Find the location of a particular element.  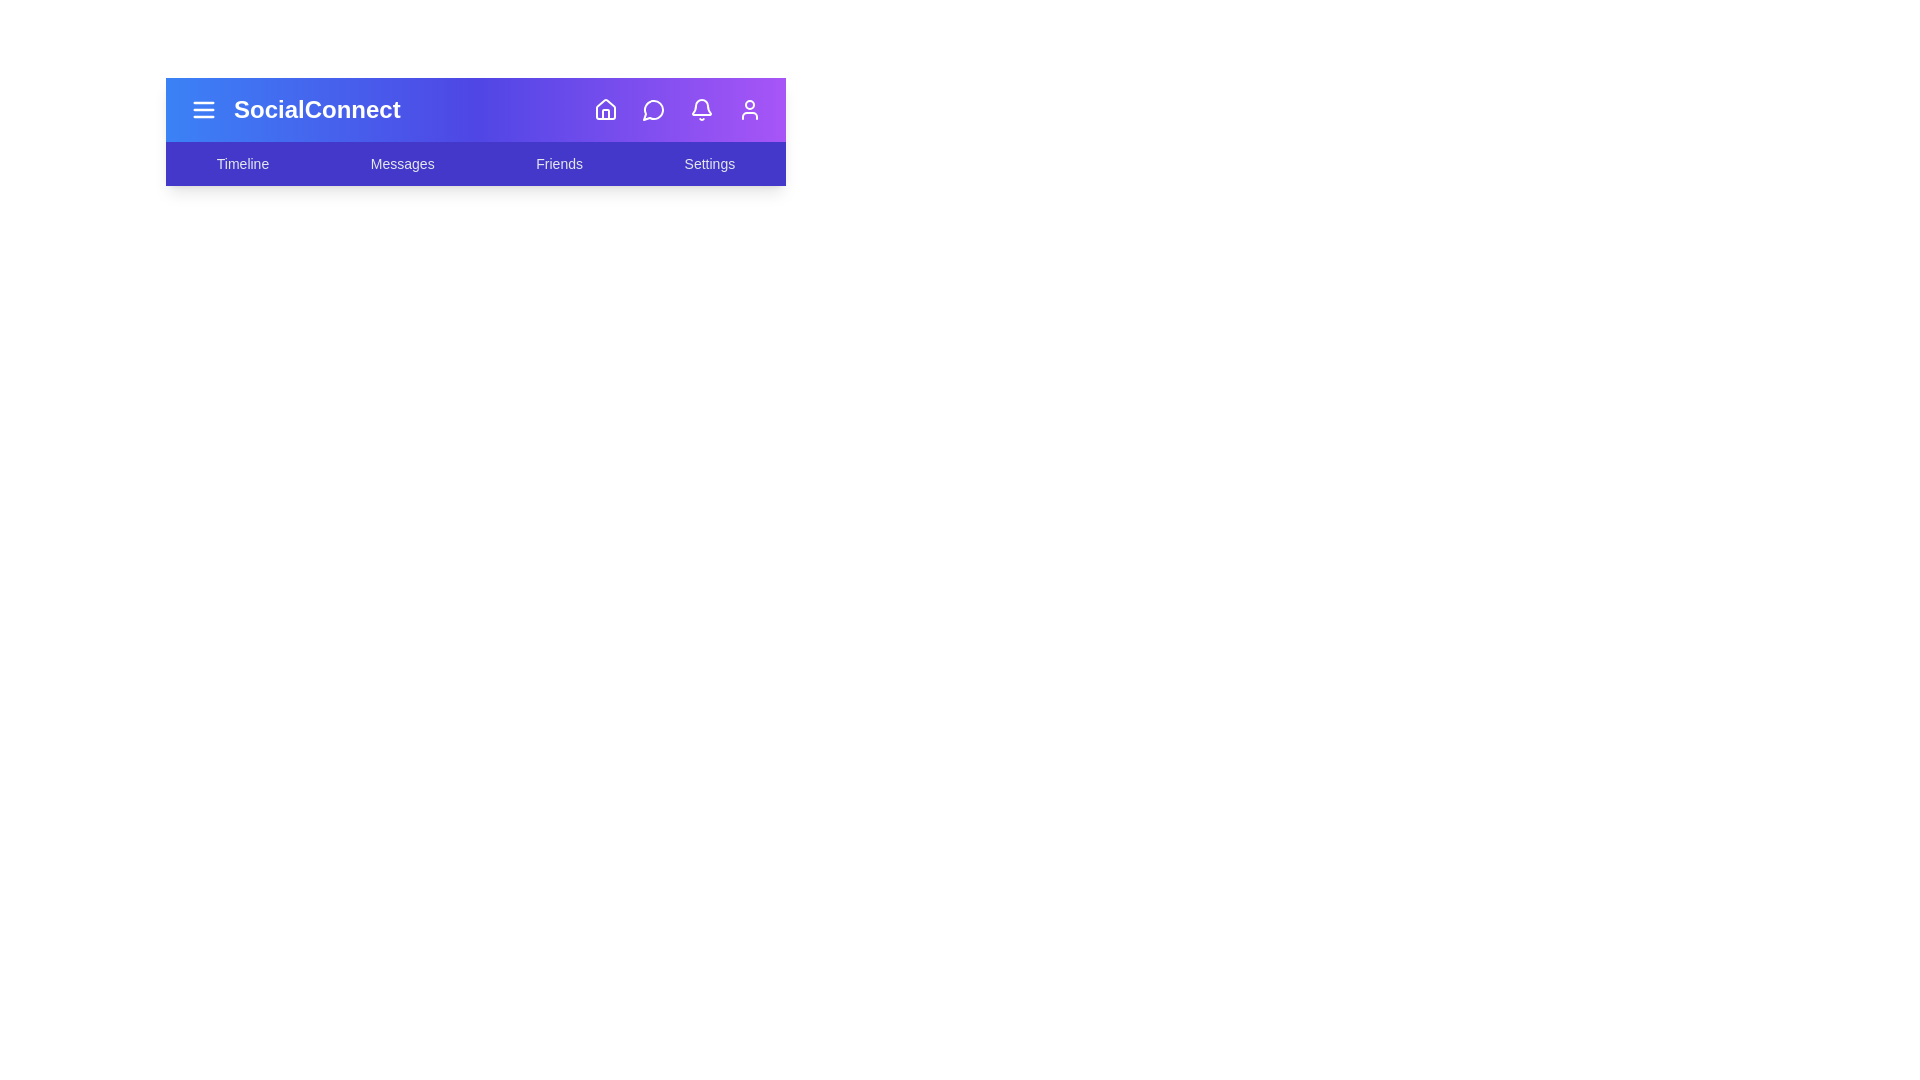

the Home icon in the navigation bar to navigate to its respective section is located at coordinates (604, 110).